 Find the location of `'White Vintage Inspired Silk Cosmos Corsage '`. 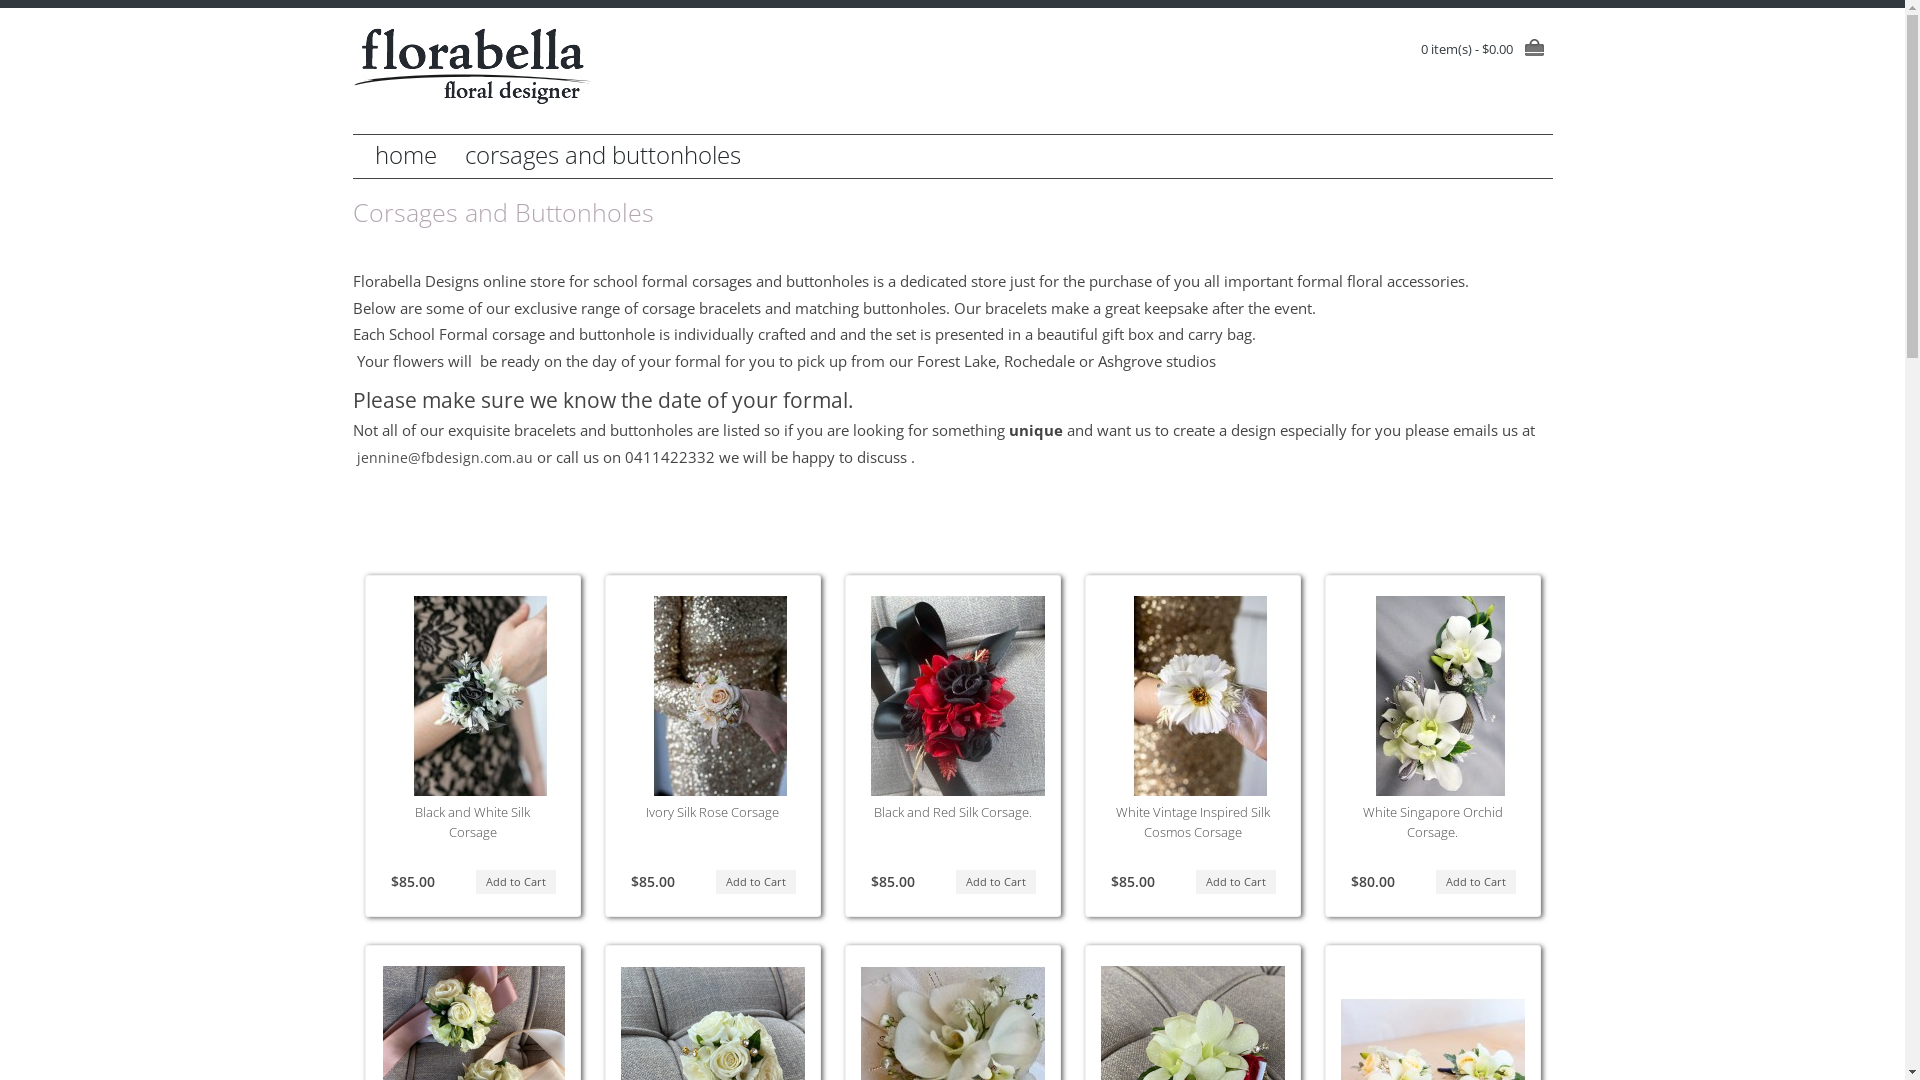

'White Vintage Inspired Silk Cosmos Corsage ' is located at coordinates (1200, 694).